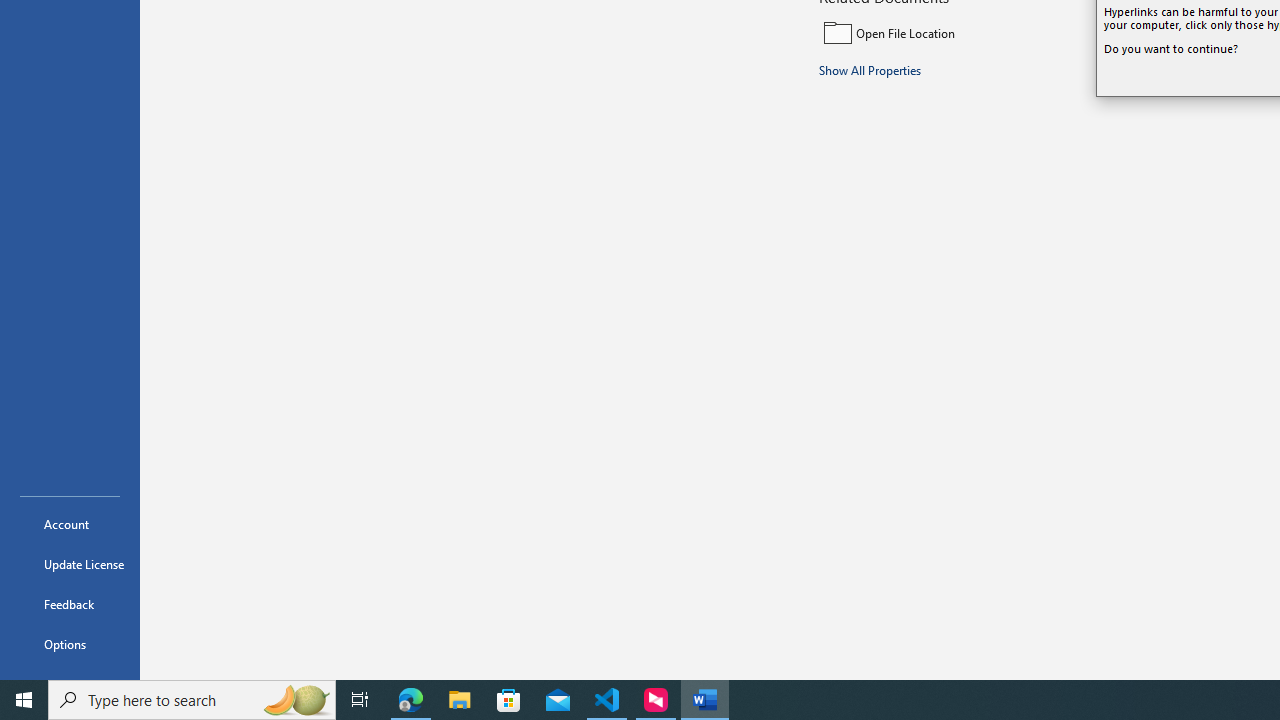 The width and height of the screenshot is (1280, 720). What do you see at coordinates (192, 698) in the screenshot?
I see `'Type here to search'` at bounding box center [192, 698].